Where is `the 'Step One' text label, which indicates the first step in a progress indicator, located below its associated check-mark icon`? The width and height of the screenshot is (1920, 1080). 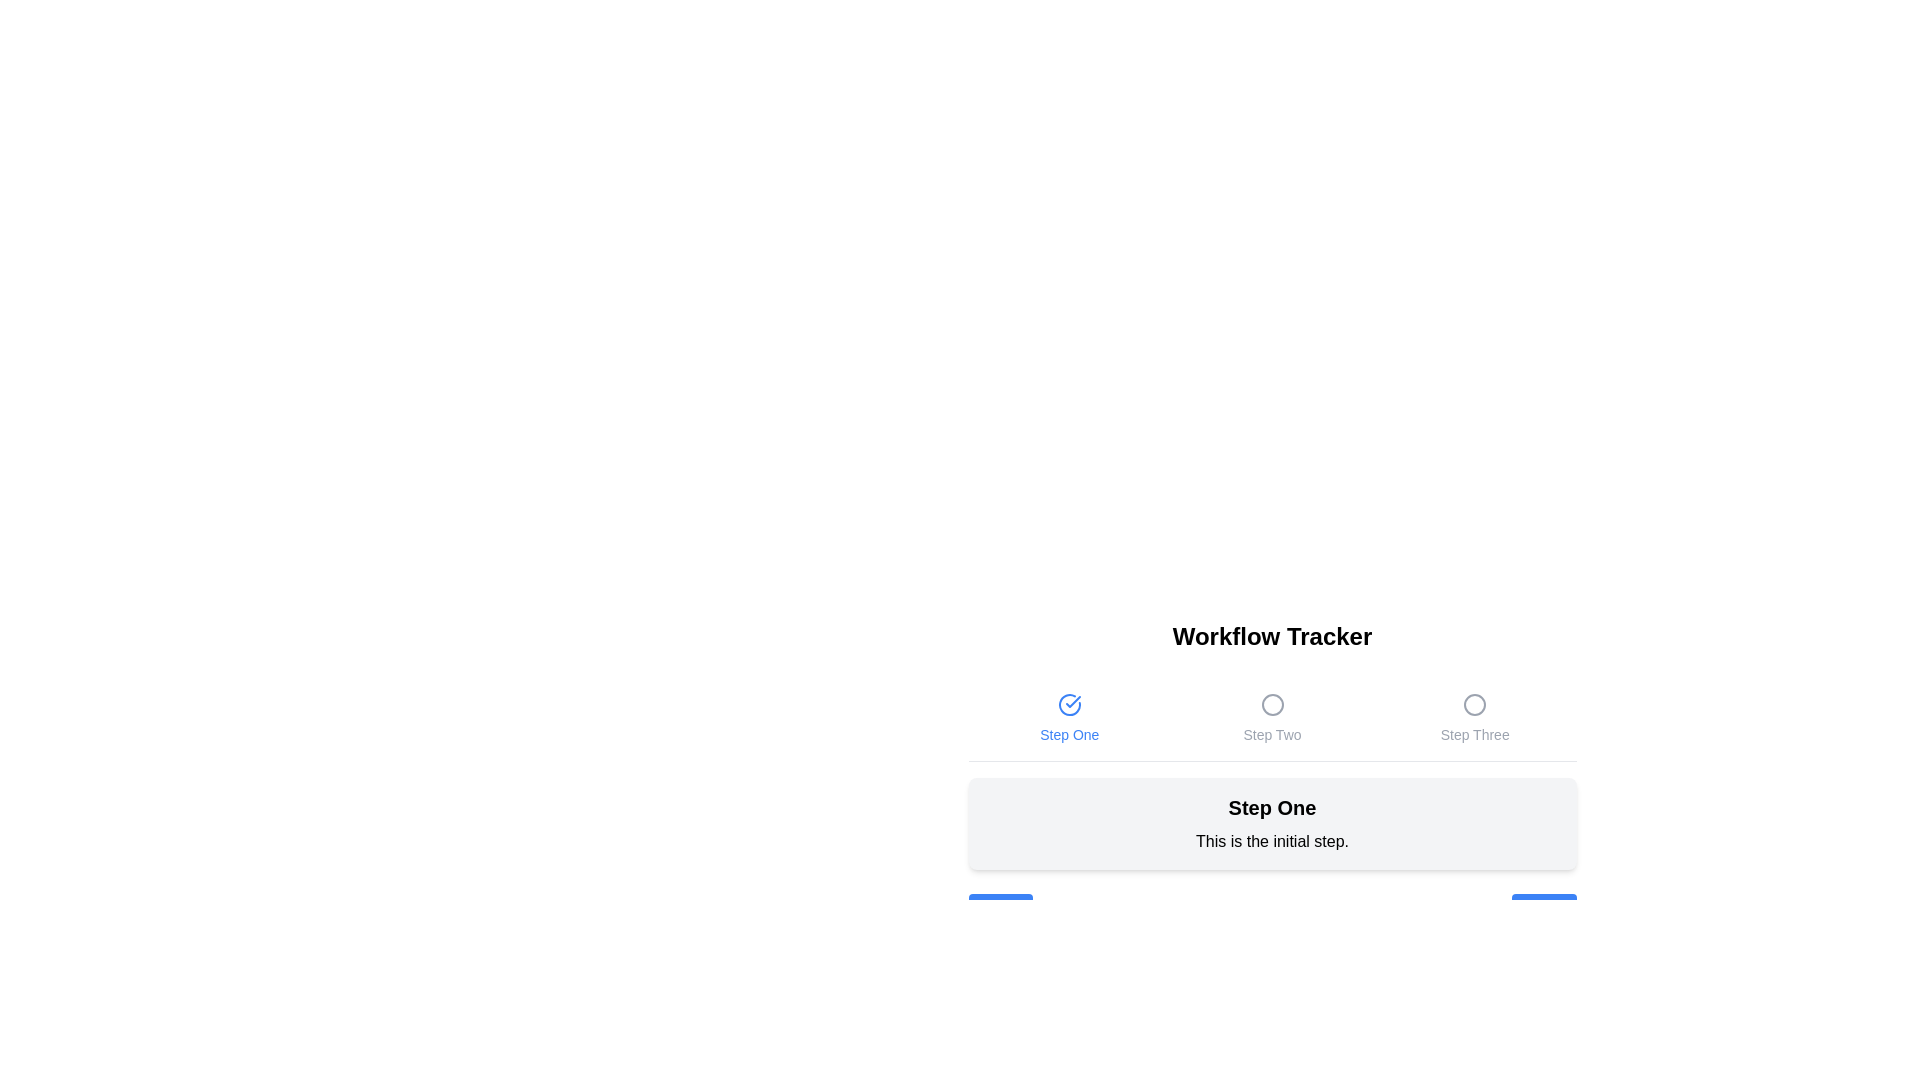
the 'Step One' text label, which indicates the first step in a progress indicator, located below its associated check-mark icon is located at coordinates (1068, 735).